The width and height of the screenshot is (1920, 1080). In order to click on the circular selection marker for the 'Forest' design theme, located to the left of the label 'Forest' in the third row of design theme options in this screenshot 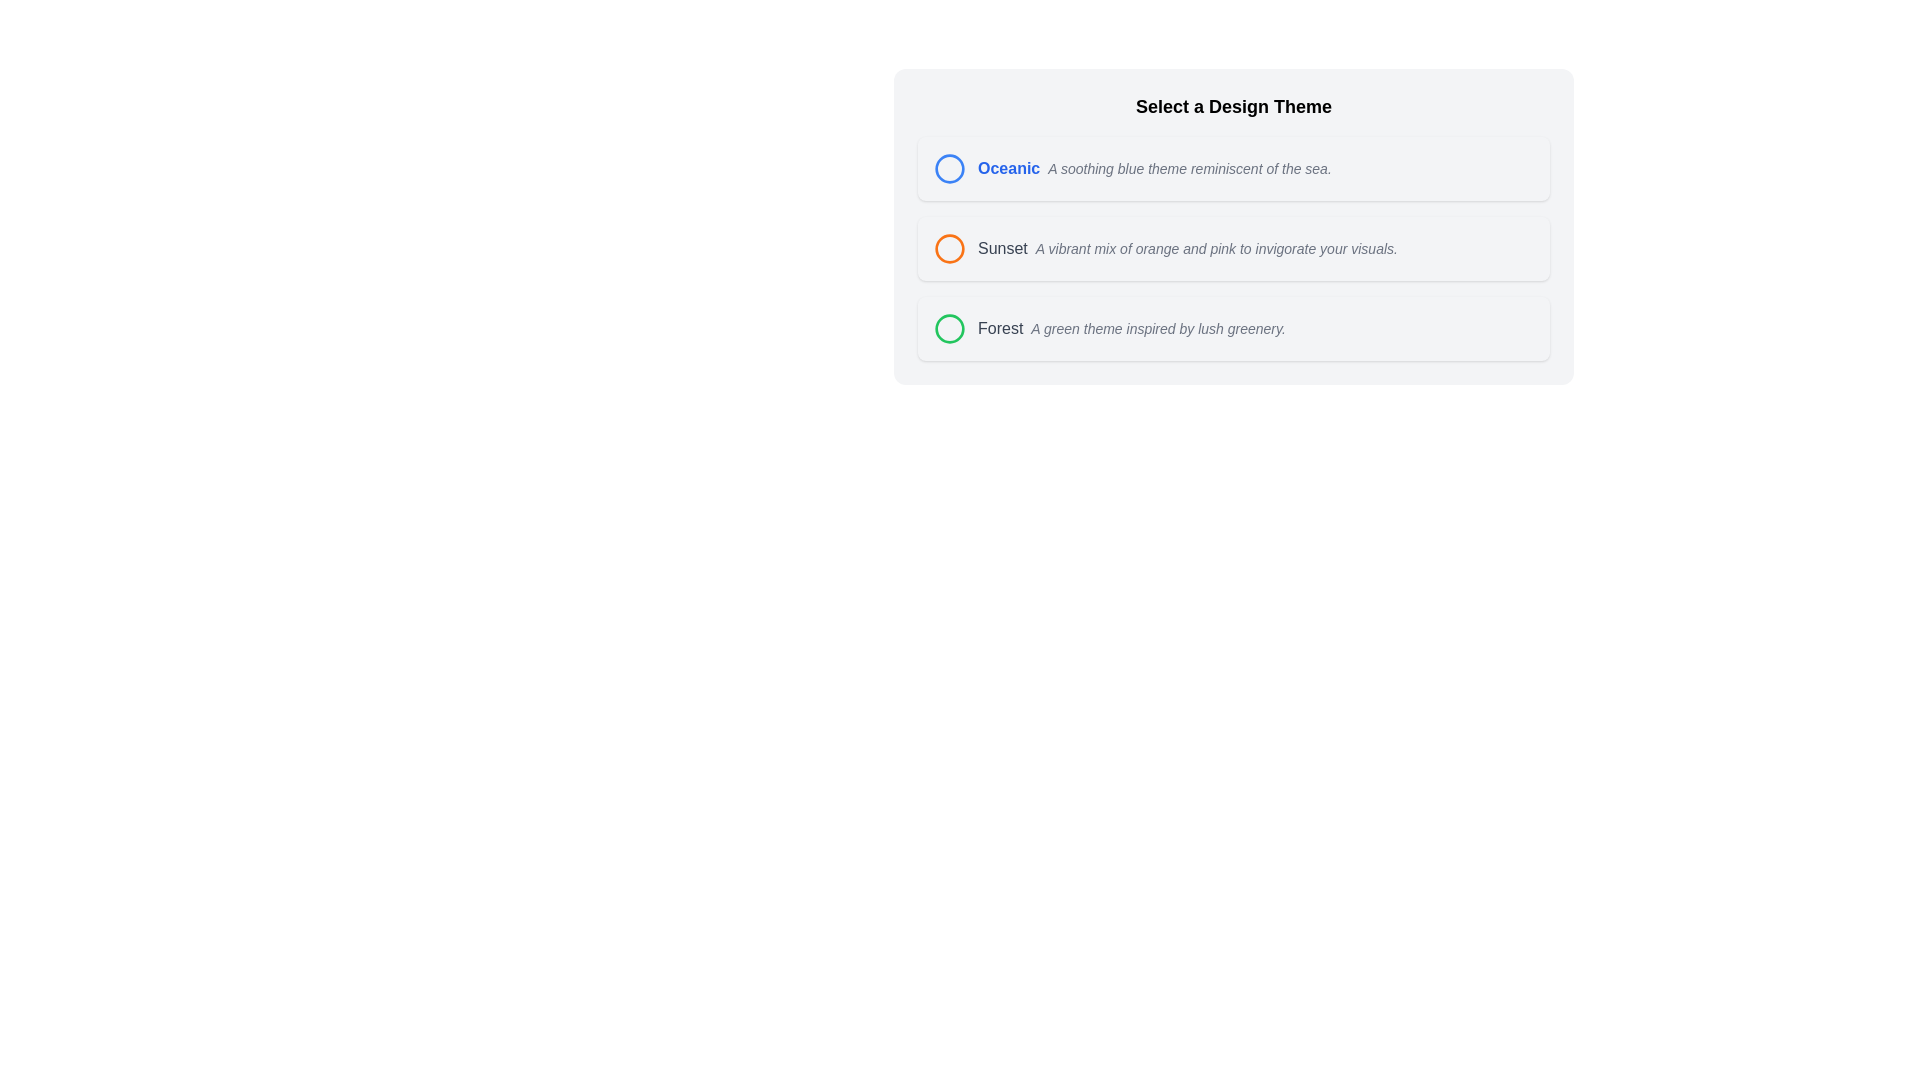, I will do `click(949, 327)`.